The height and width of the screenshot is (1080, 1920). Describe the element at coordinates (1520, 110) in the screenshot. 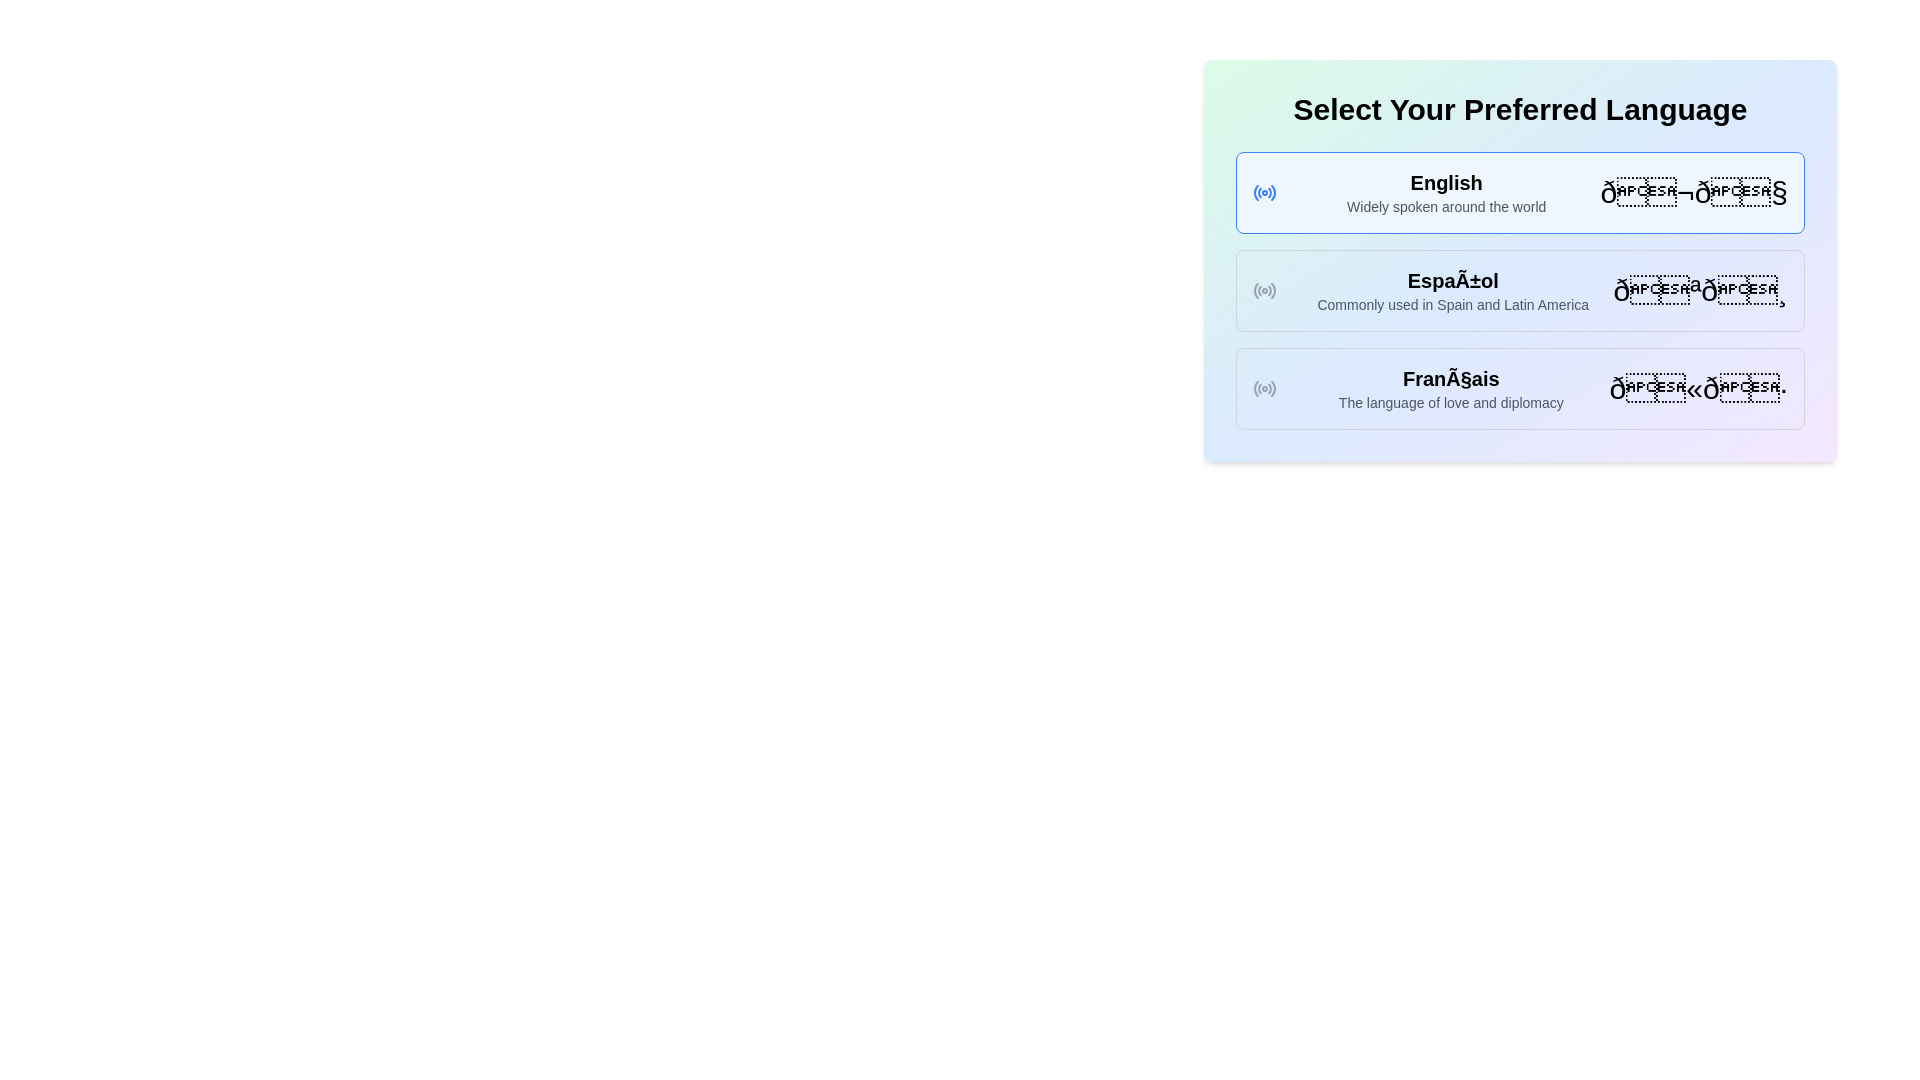

I see `the bold header text 'Select Your Preferred Language' located at the top of the interface` at that location.